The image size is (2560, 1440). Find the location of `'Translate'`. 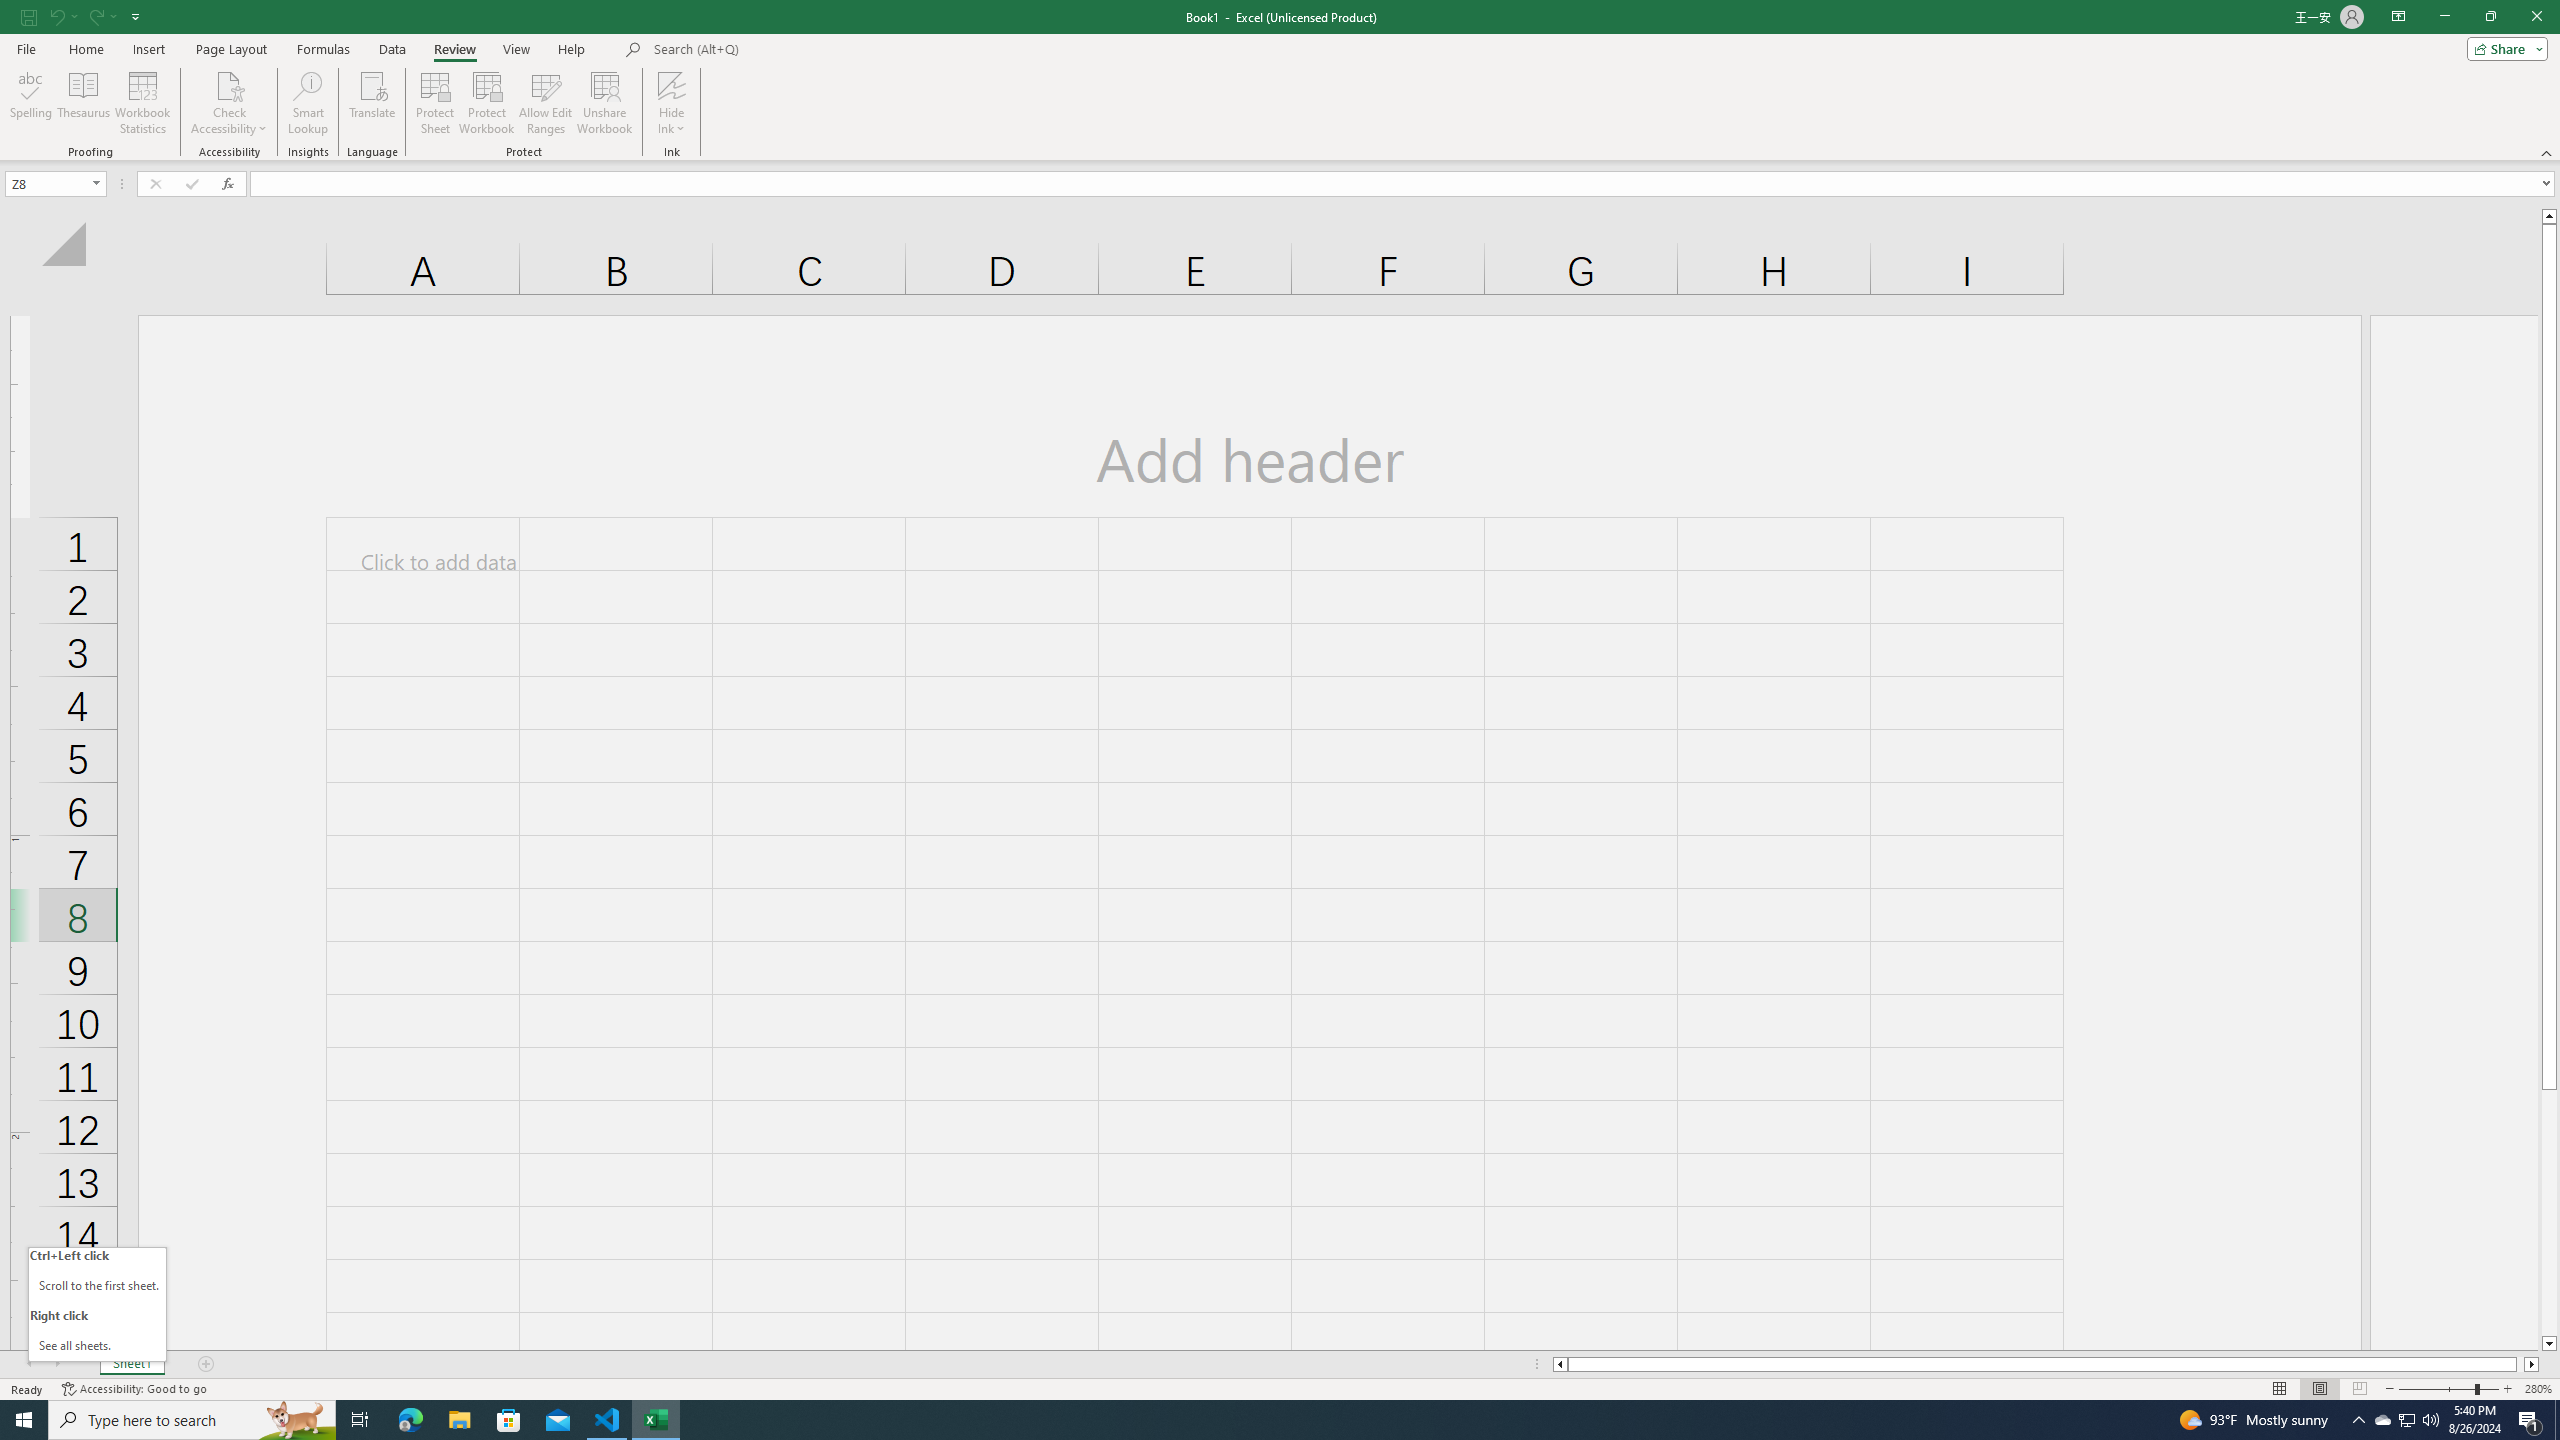

'Translate' is located at coordinates (371, 103).